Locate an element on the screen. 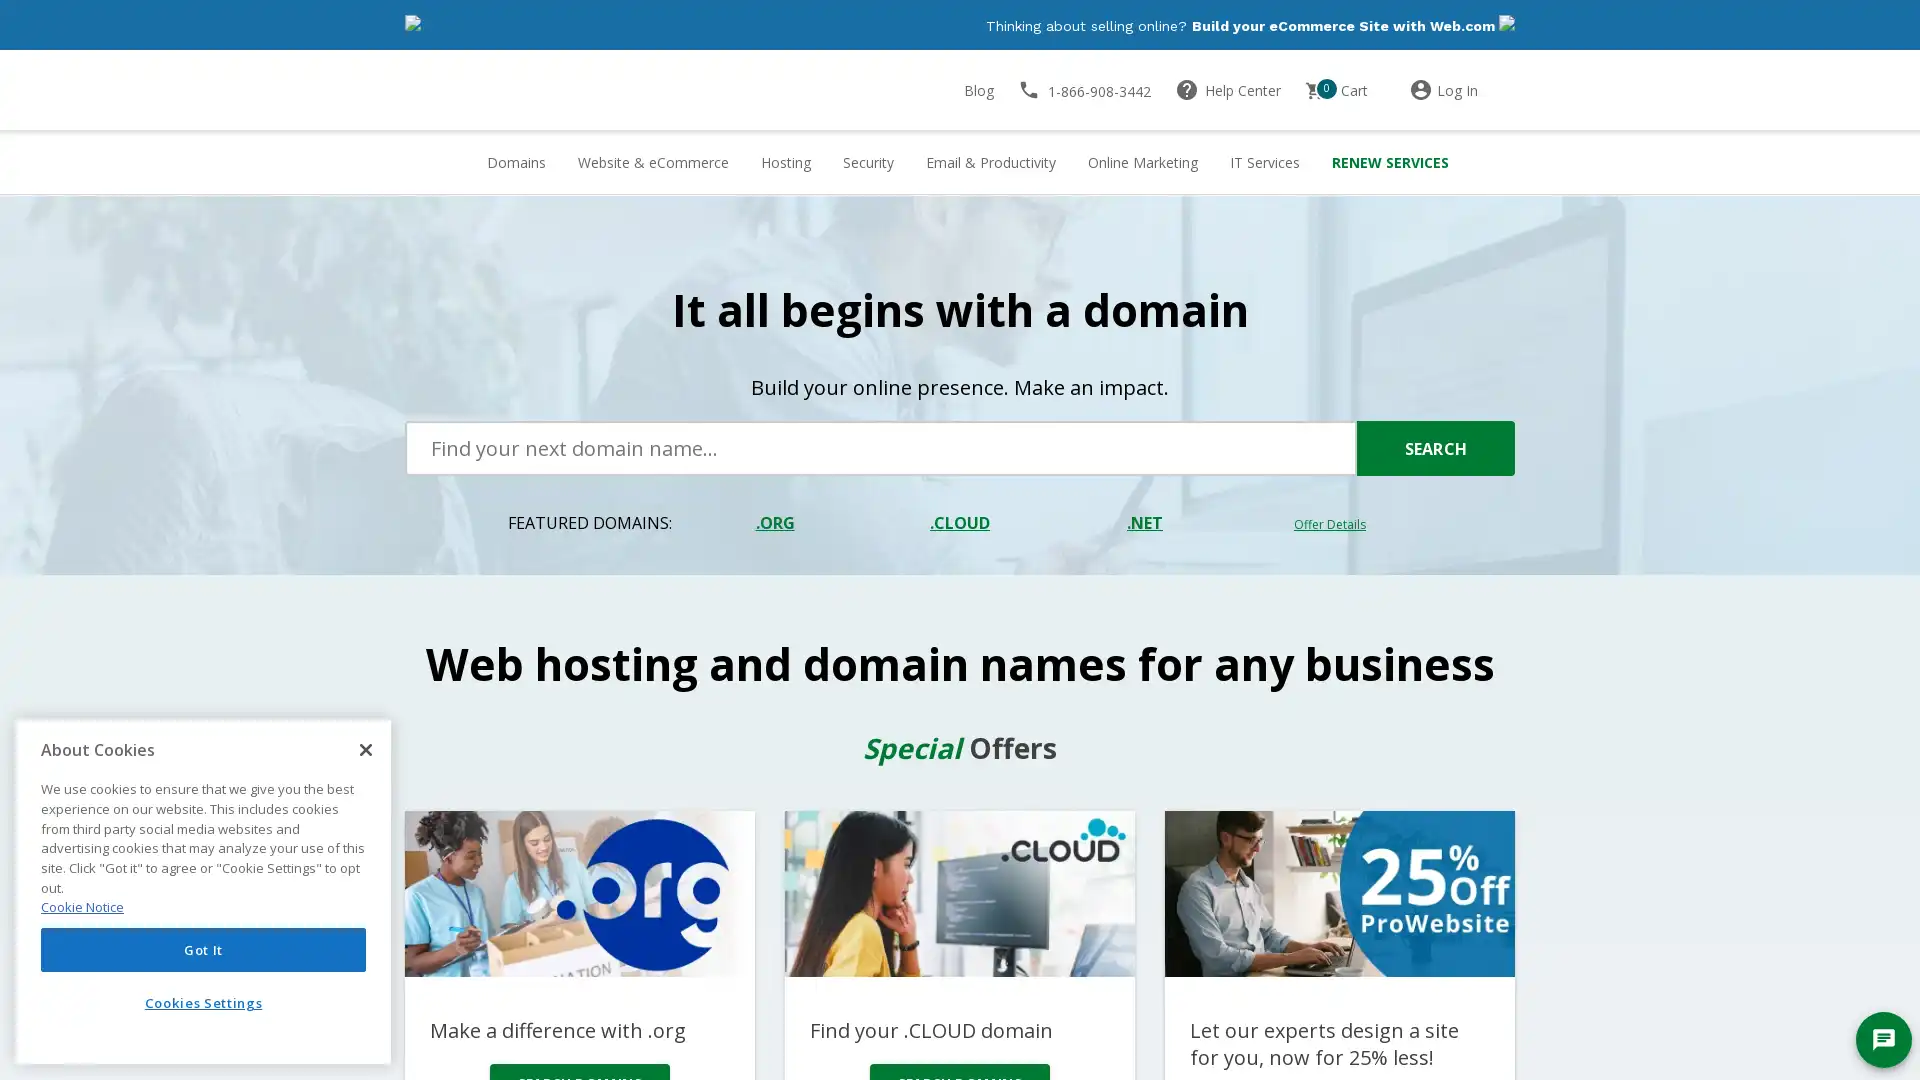 This screenshot has height=1080, width=1920. Offer Details is located at coordinates (1329, 525).